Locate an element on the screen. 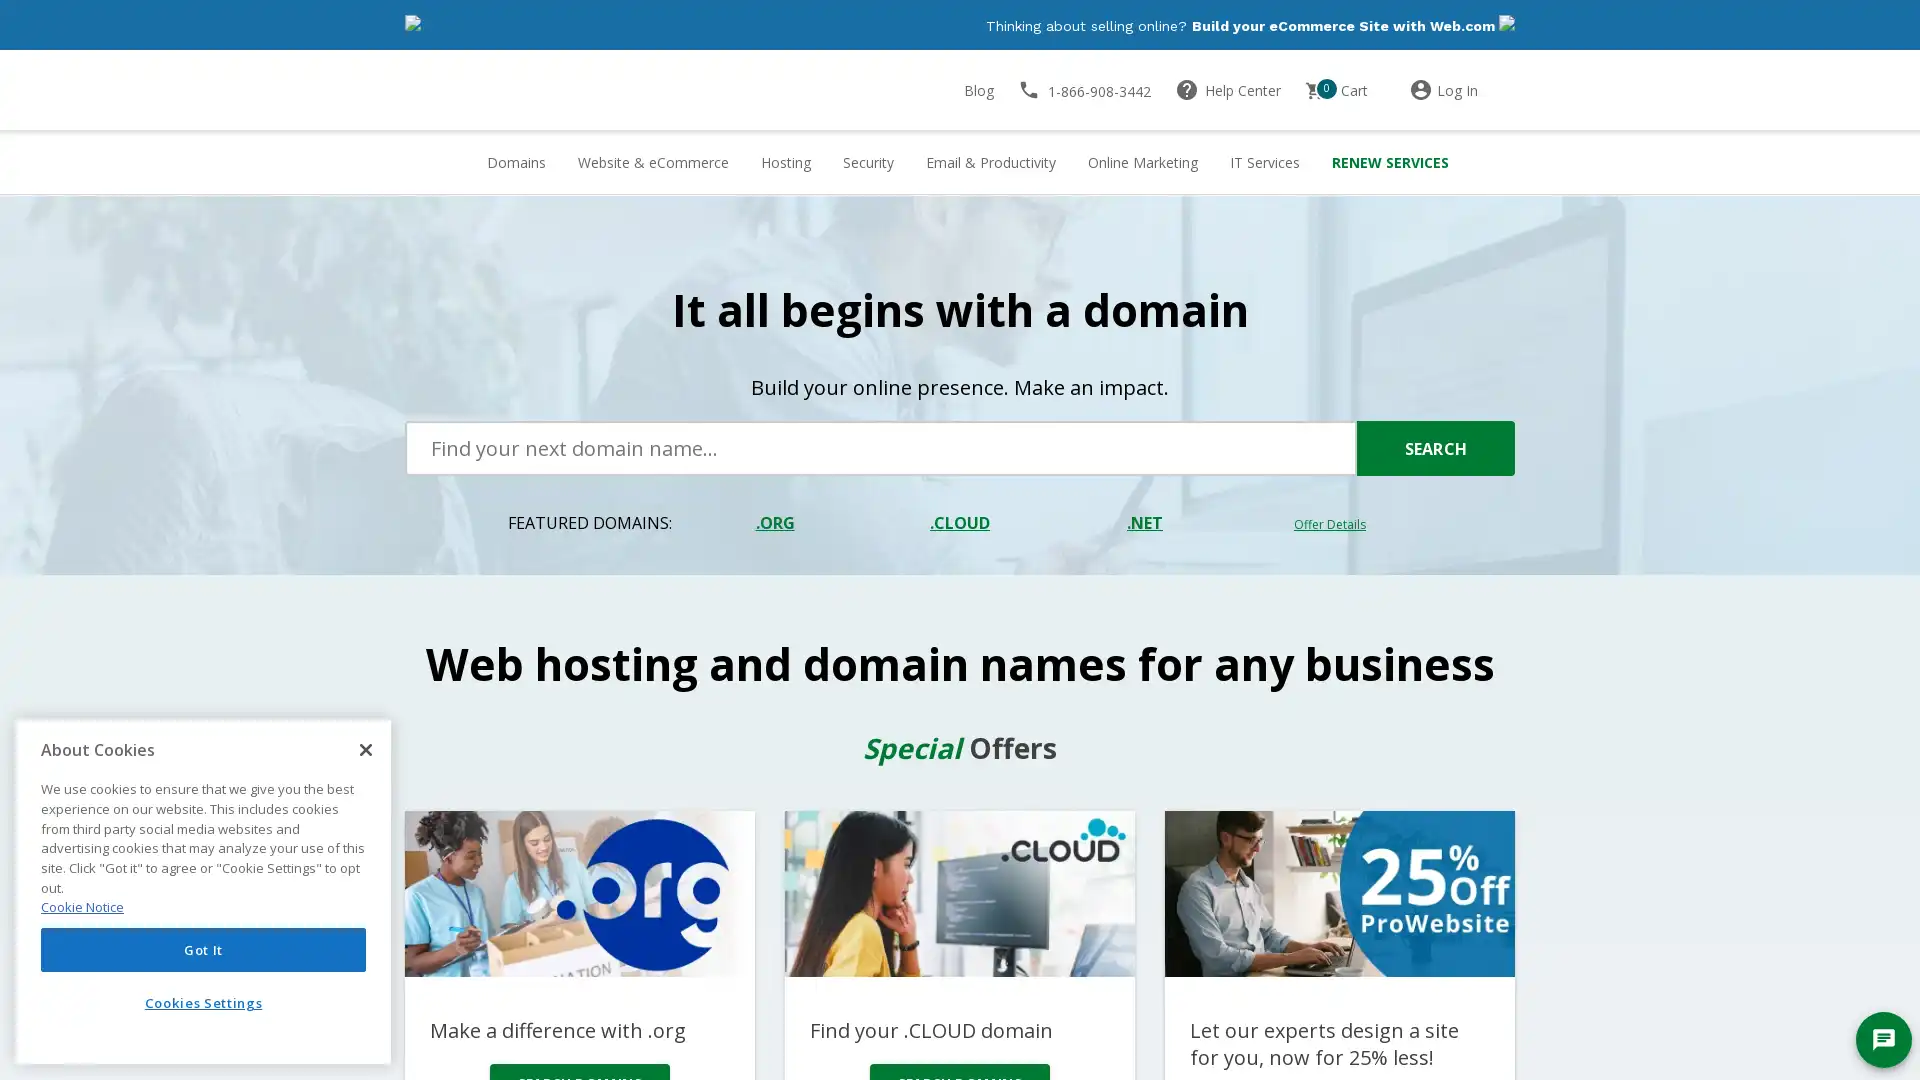 This screenshot has height=1080, width=1920. Offer Details is located at coordinates (1329, 525).